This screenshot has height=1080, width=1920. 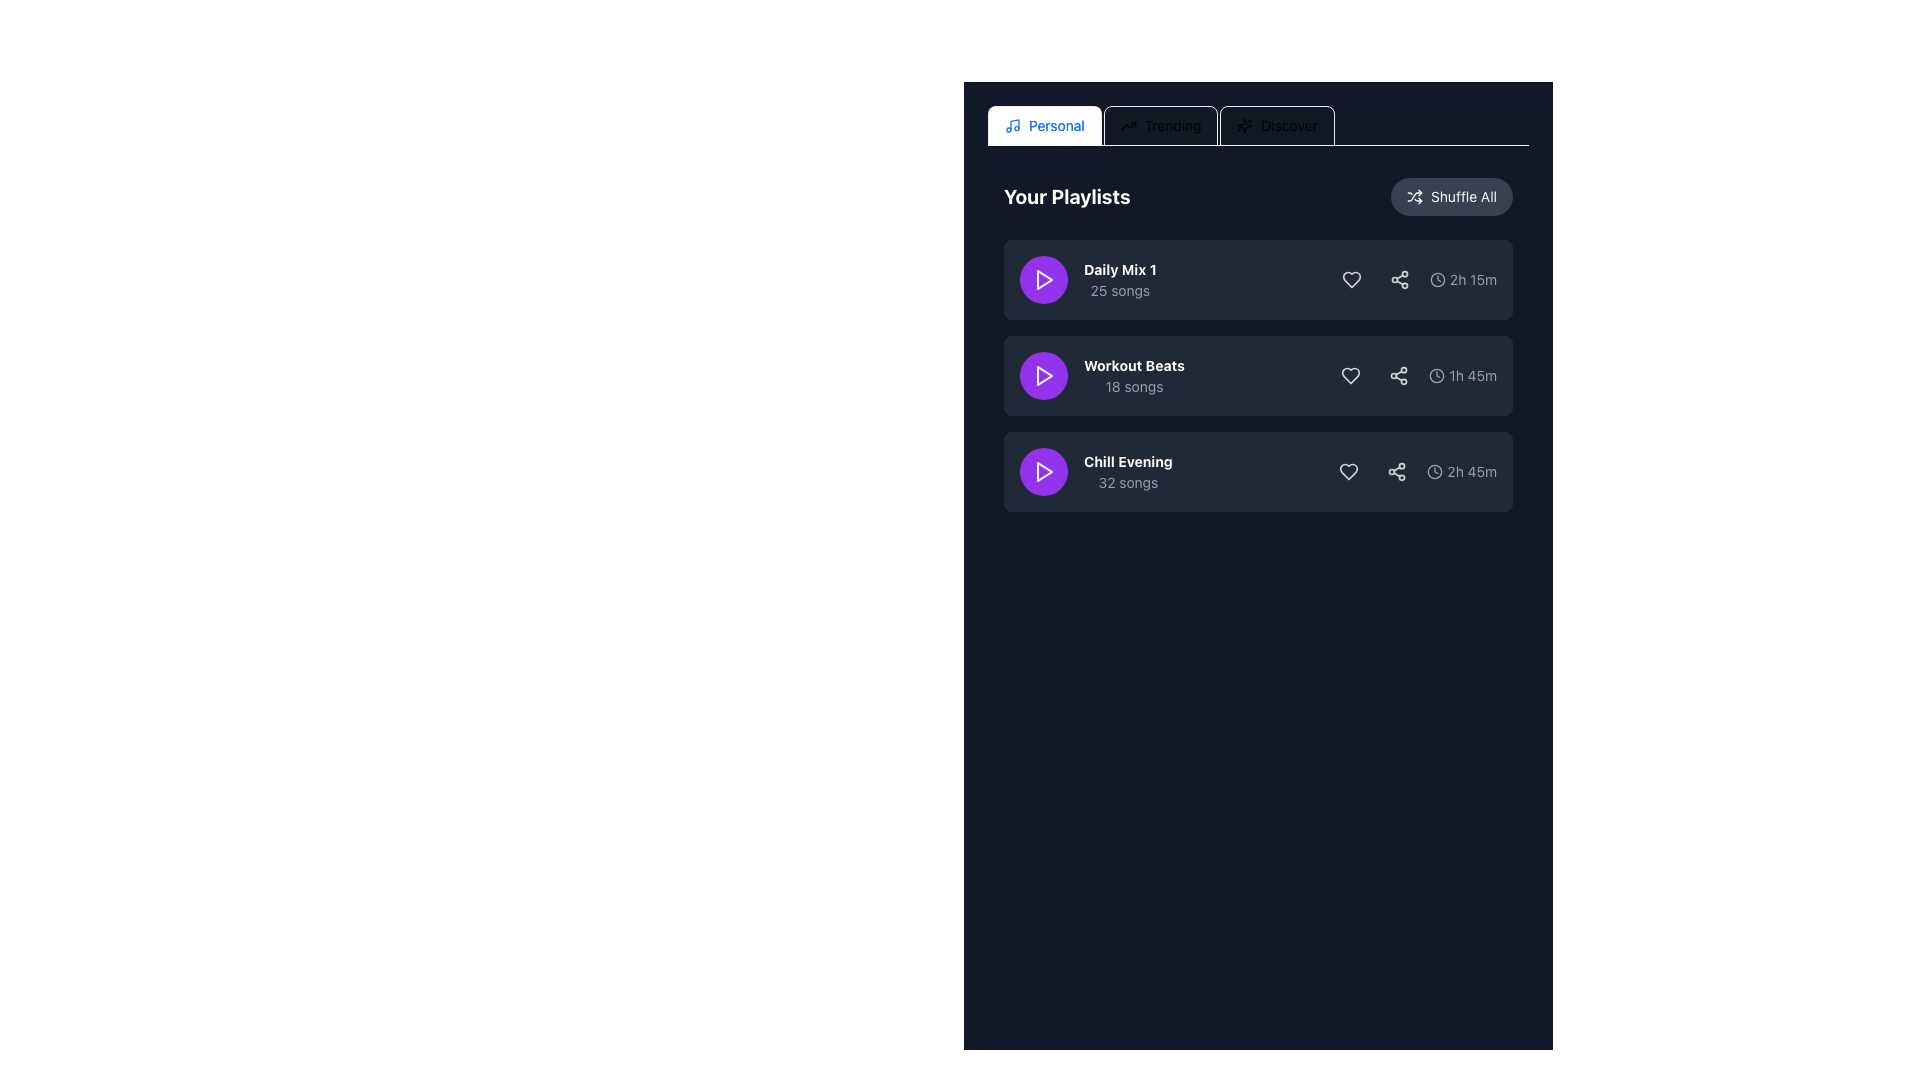 What do you see at coordinates (1473, 375) in the screenshot?
I see `information displayed in the Text label that shows the total duration of the playlist, located at the bottom-right of the 'Workout Beats' playlist row, next to the clock icon` at bounding box center [1473, 375].